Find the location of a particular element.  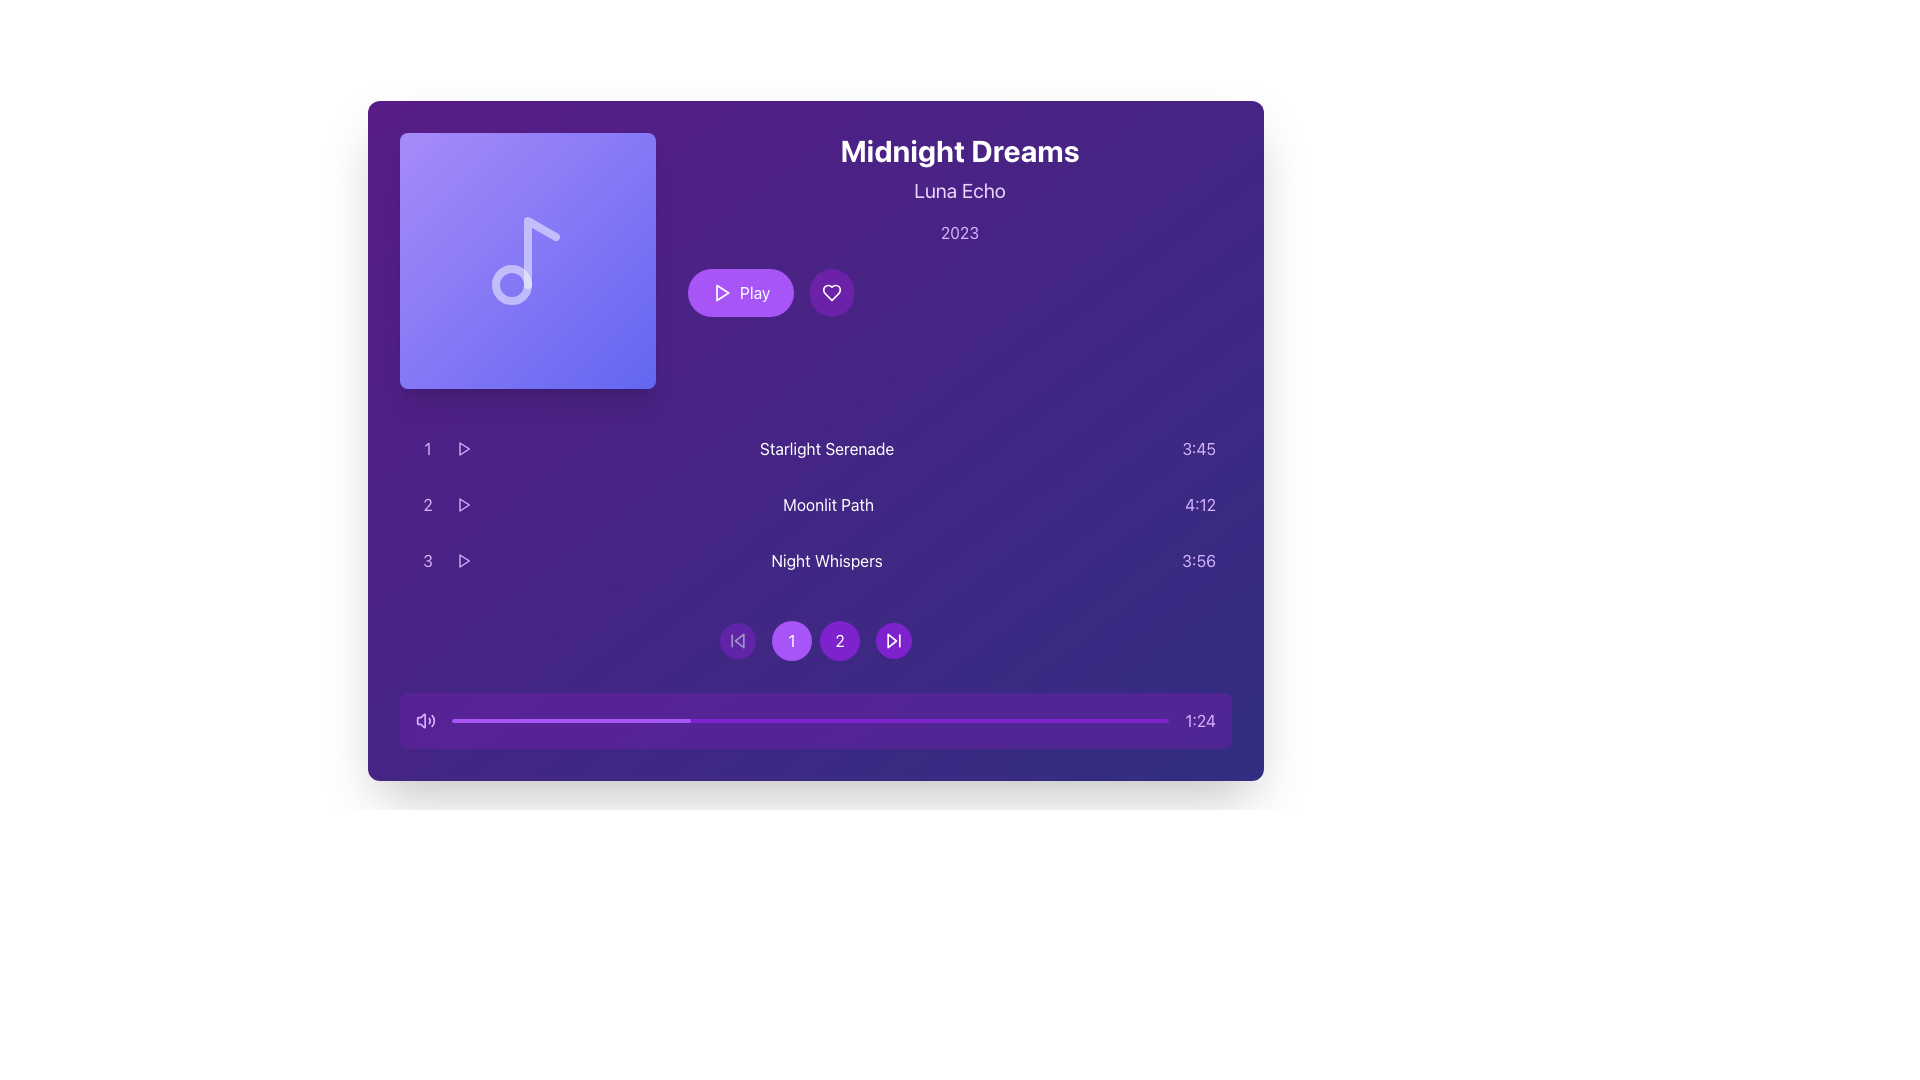

the first circular button labeled '1' in the navigation bar is located at coordinates (816, 640).